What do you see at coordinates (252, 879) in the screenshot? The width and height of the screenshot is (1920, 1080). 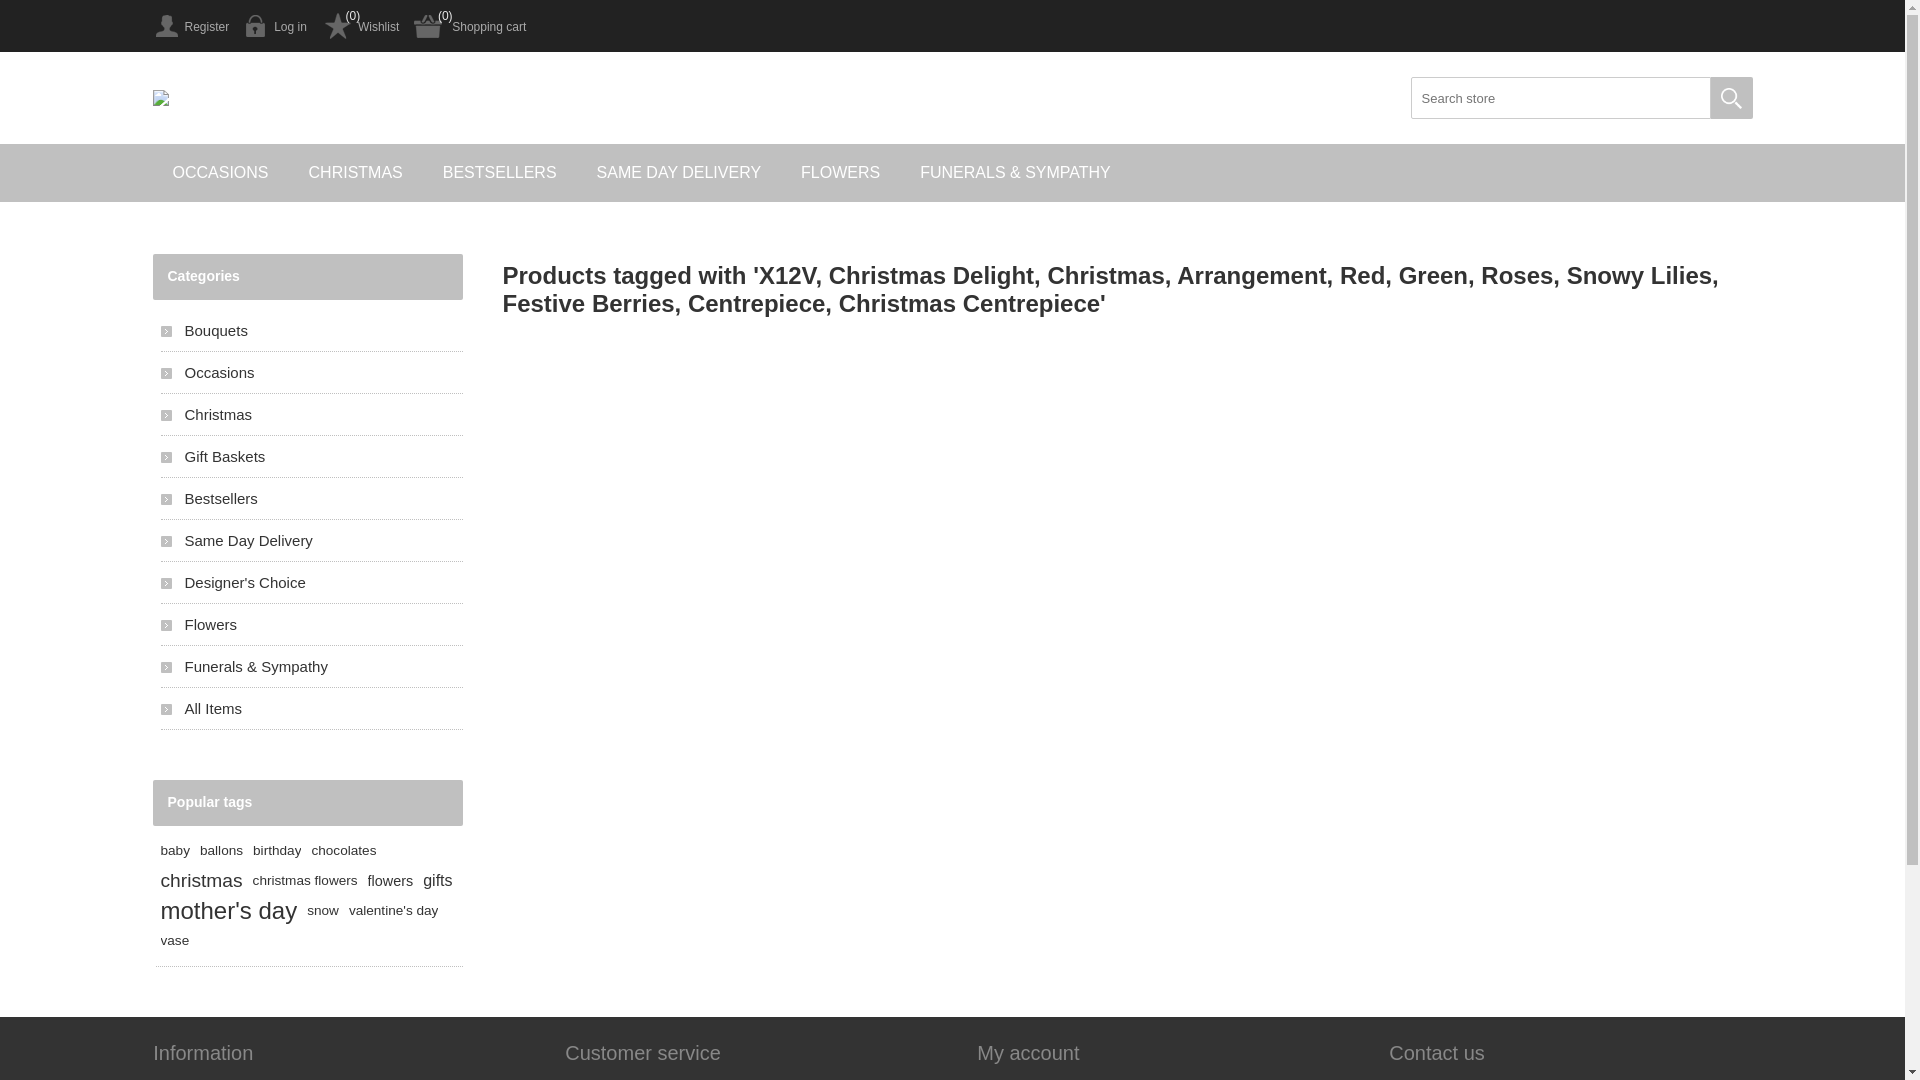 I see `'christmas flowers'` at bounding box center [252, 879].